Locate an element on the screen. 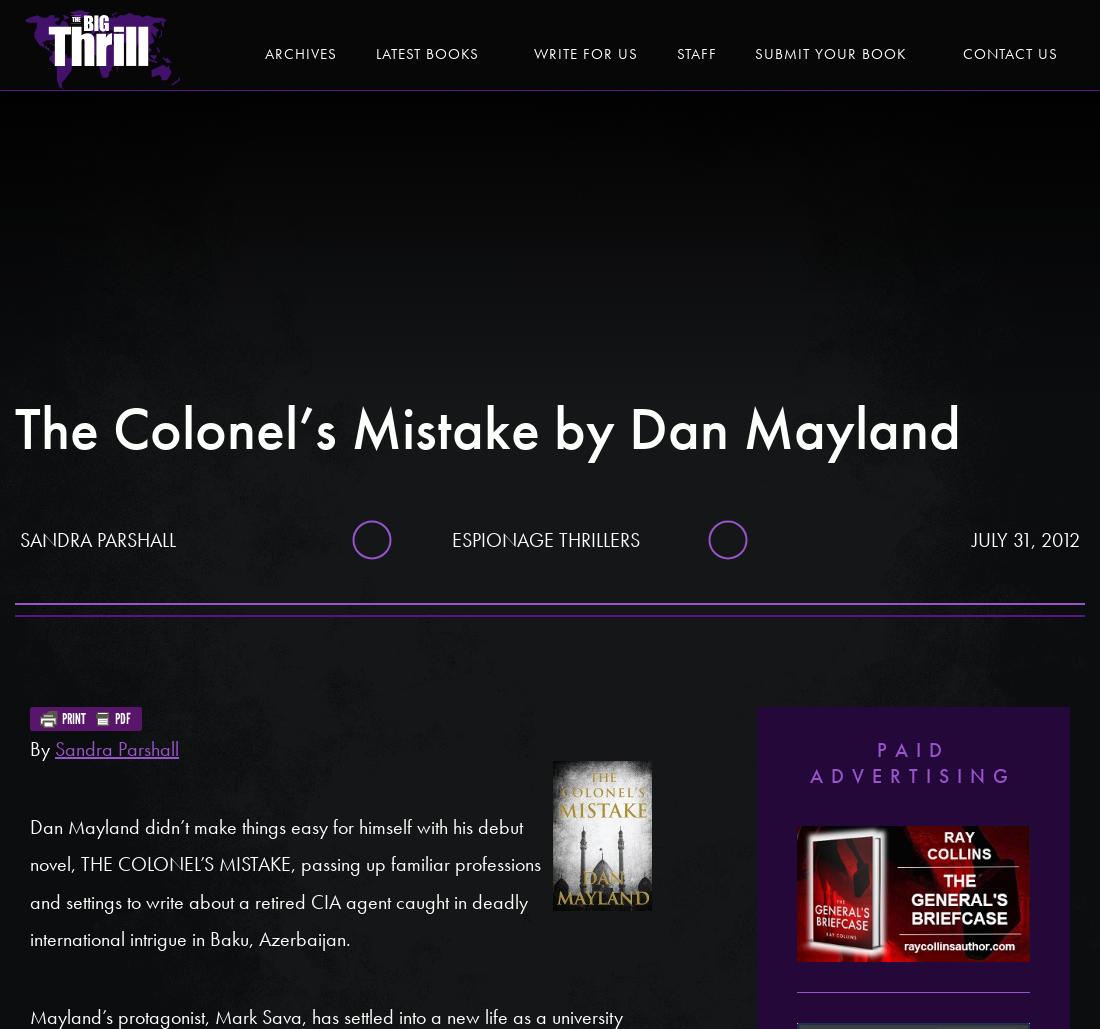  'the first crop of authors to be published by an Amazon imprint. What has that been like? Has the process moved faster than traditional publishing, or do you think it' is located at coordinates (29, 191).